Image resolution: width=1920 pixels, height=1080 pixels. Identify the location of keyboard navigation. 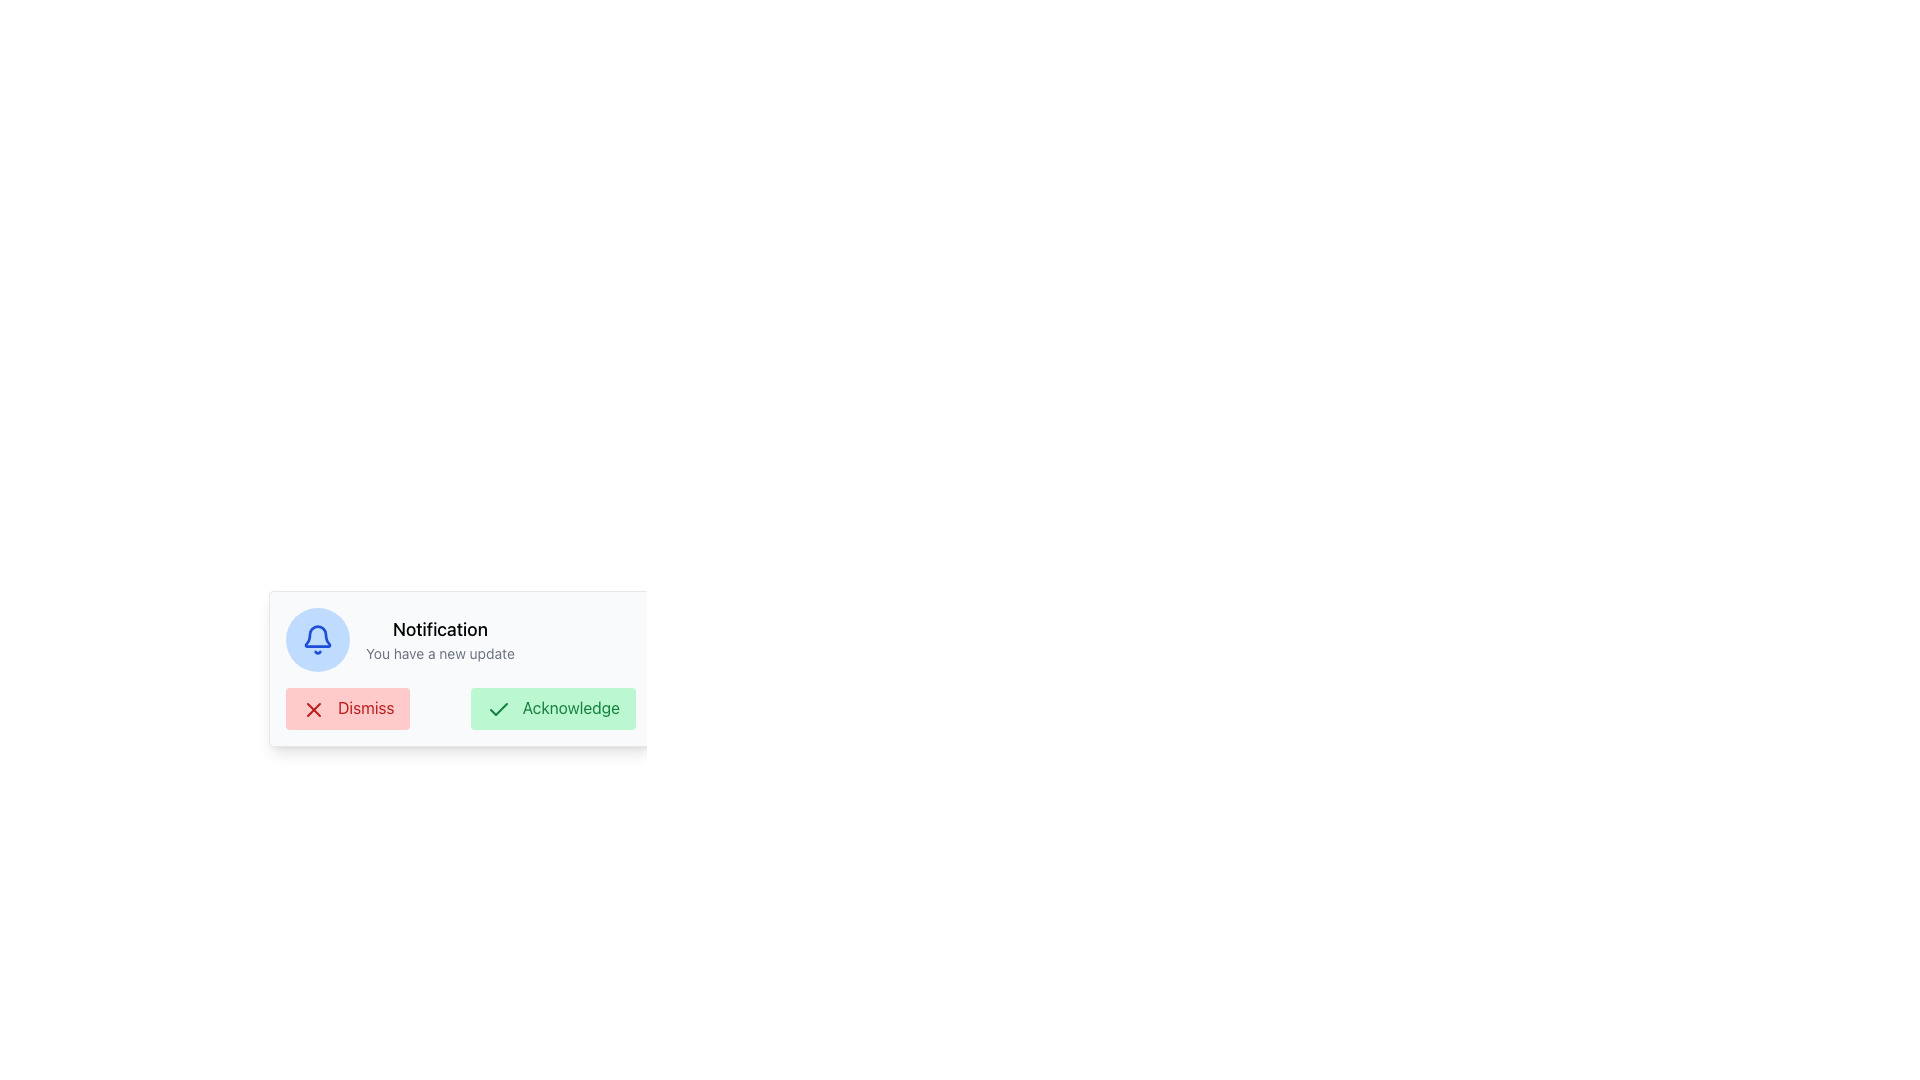
(553, 707).